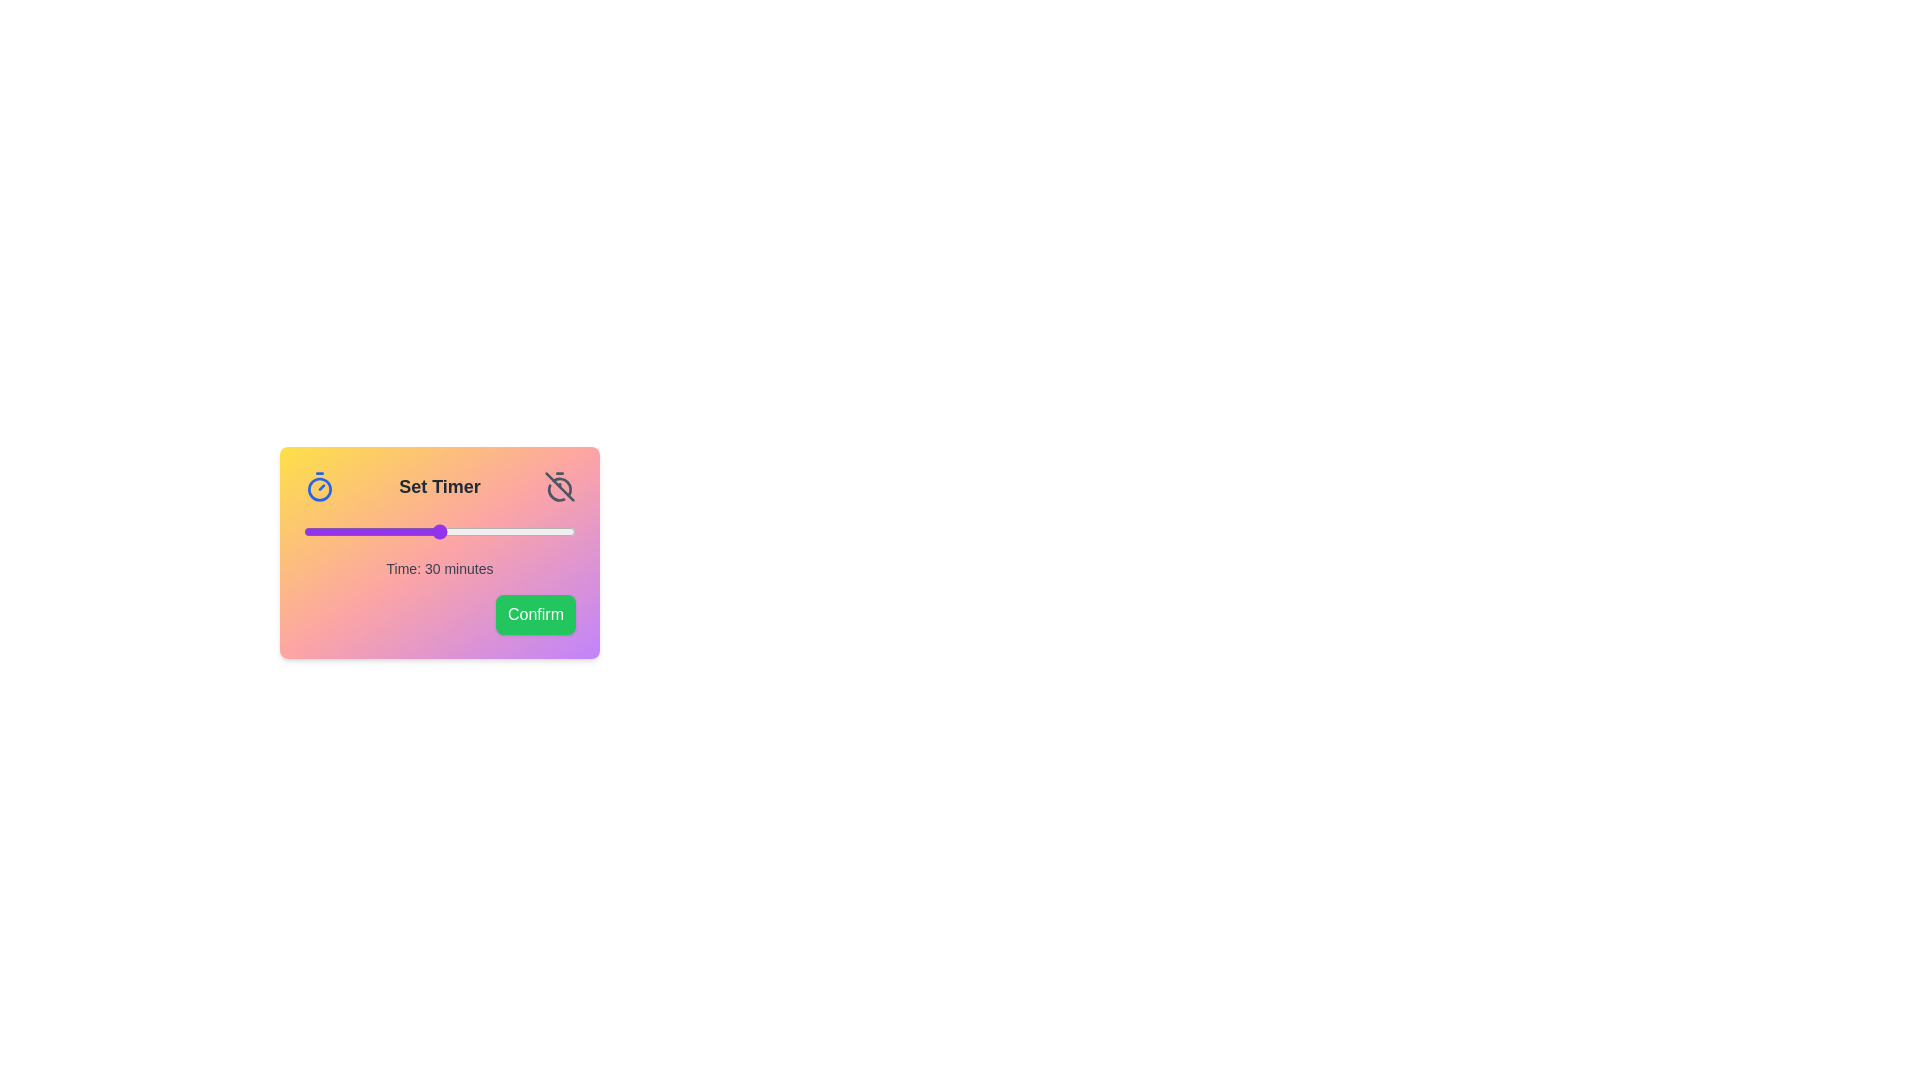 Image resolution: width=1920 pixels, height=1080 pixels. I want to click on the slider to the desired time value 5 minutes, so click(326, 531).